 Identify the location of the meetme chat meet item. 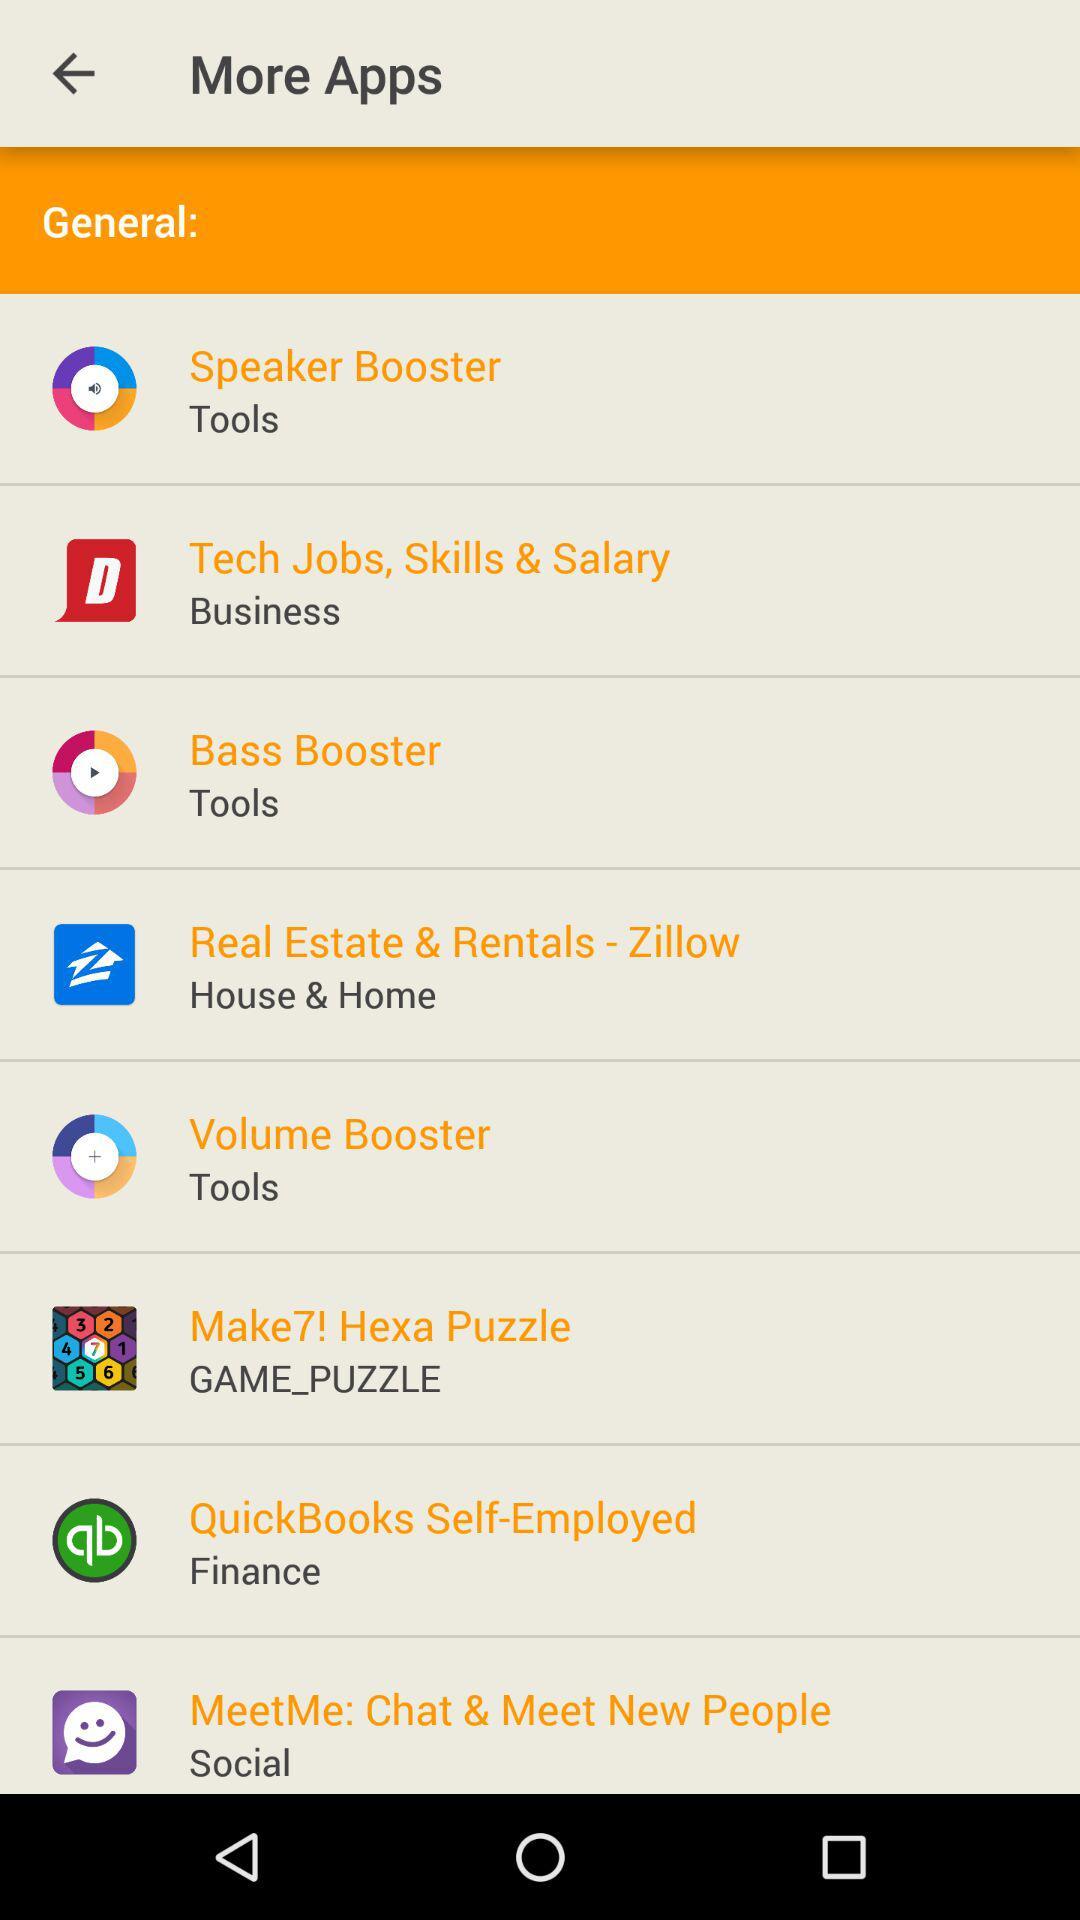
(509, 1707).